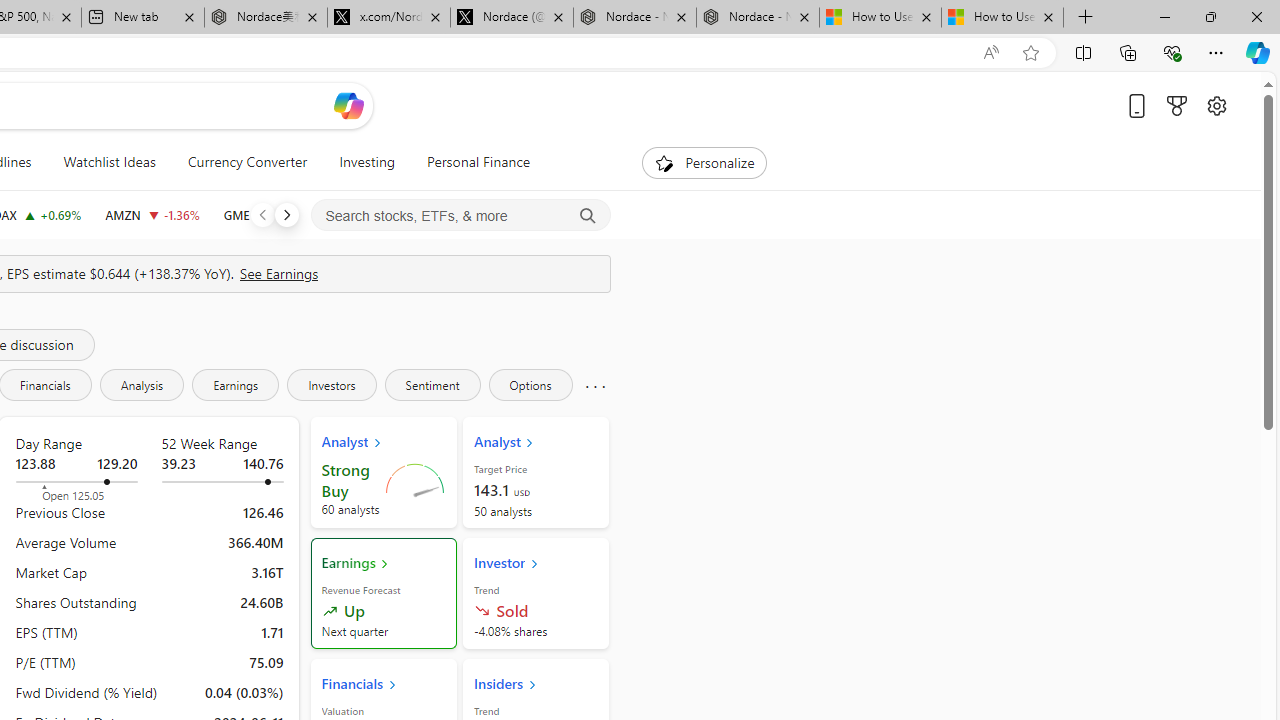  What do you see at coordinates (367, 162) in the screenshot?
I see `'Investing'` at bounding box center [367, 162].